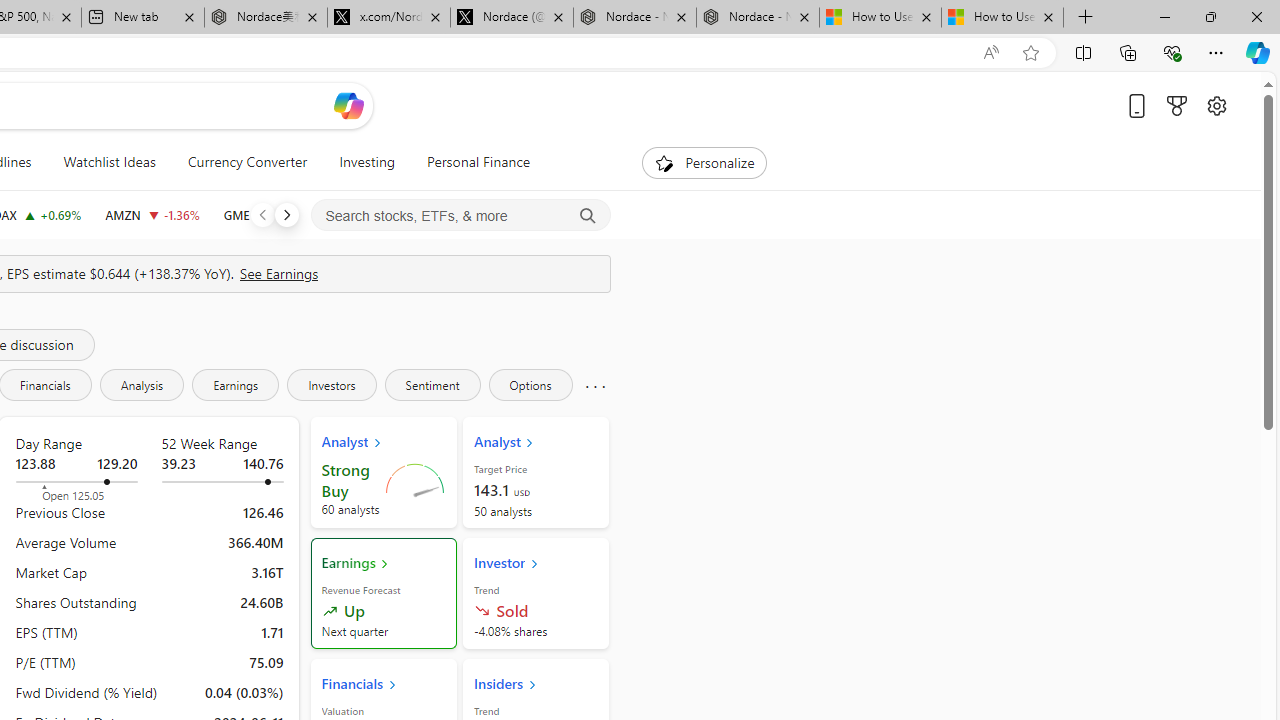  What do you see at coordinates (367, 162) in the screenshot?
I see `'Investing'` at bounding box center [367, 162].